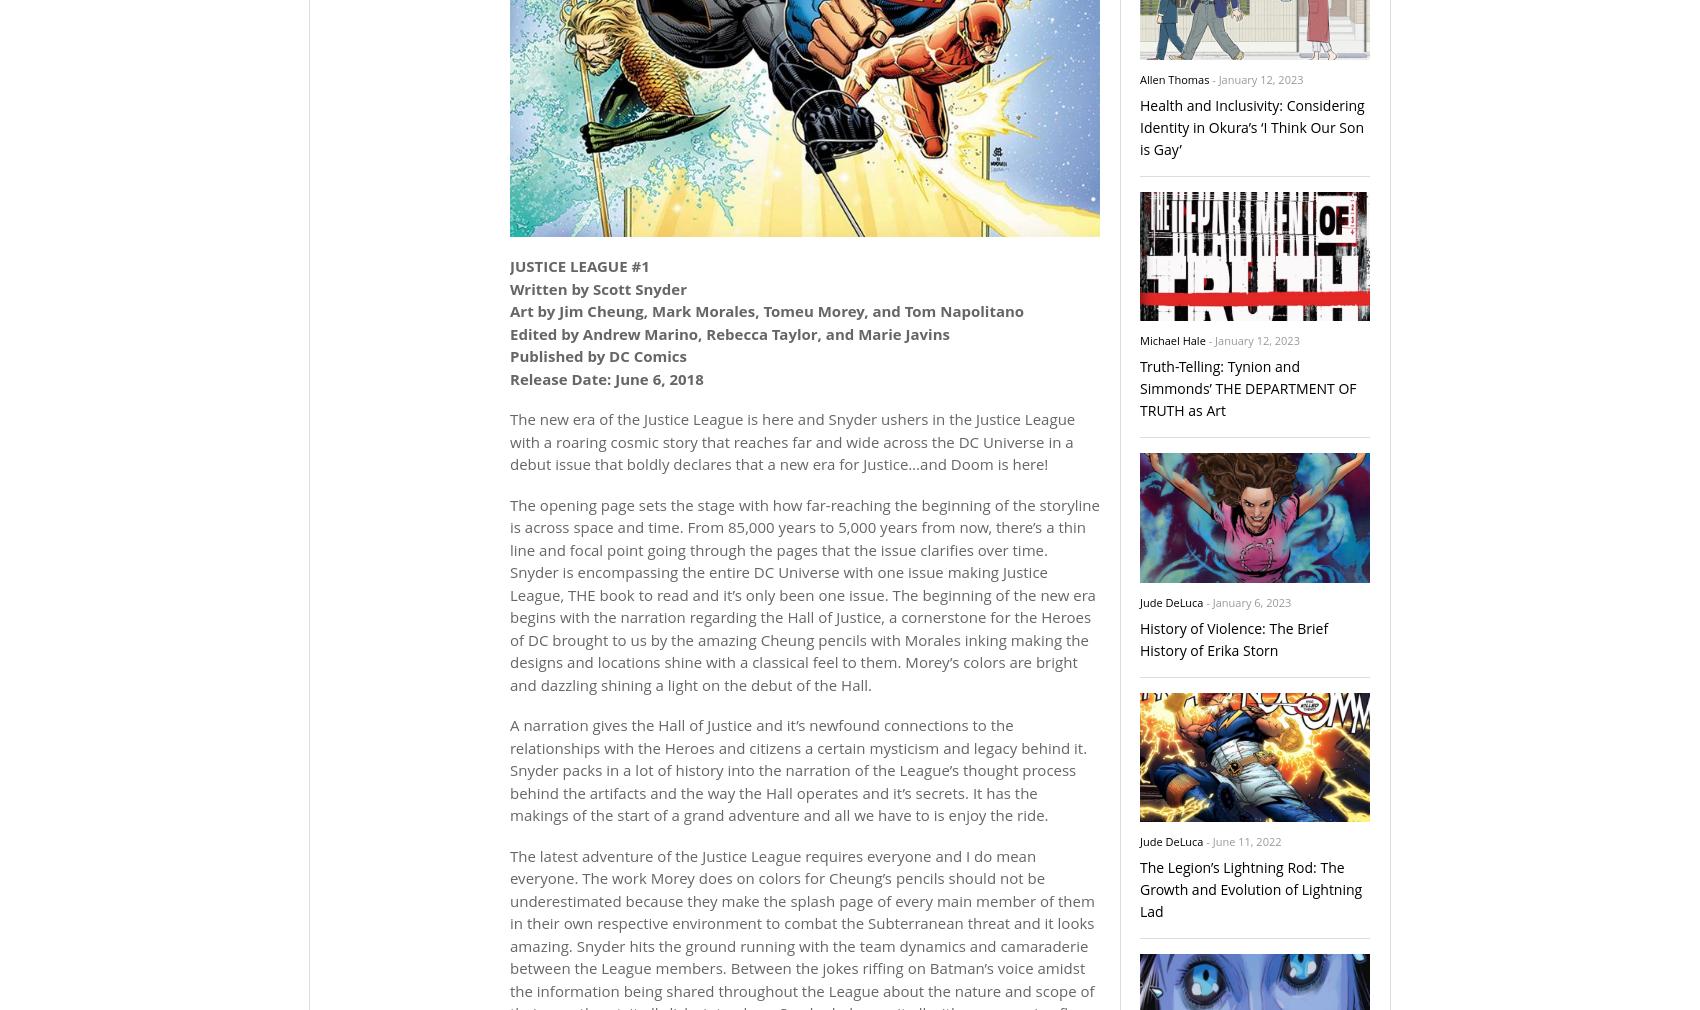 This screenshot has width=1700, height=1010. Describe the element at coordinates (597, 287) in the screenshot. I see `'Written by Scott Snyder'` at that location.